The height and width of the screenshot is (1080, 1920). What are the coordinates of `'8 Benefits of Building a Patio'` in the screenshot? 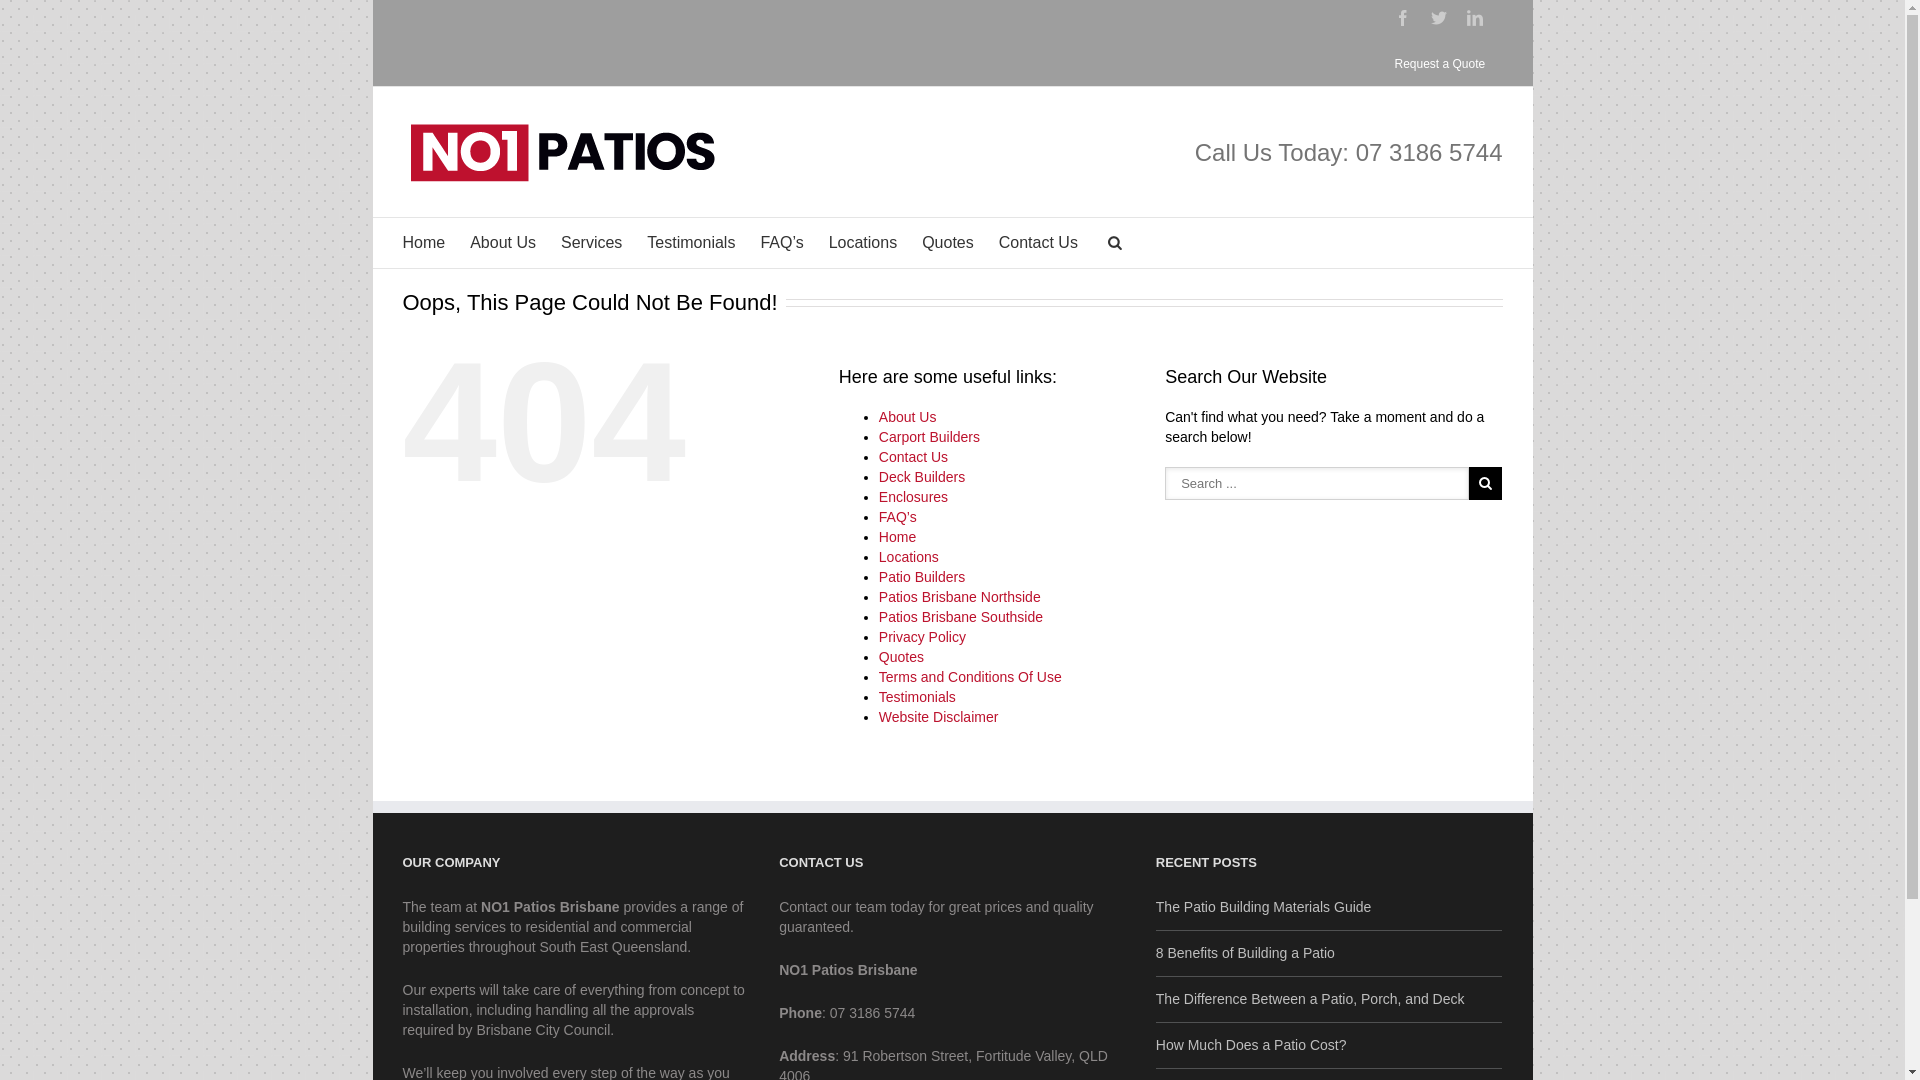 It's located at (1329, 946).